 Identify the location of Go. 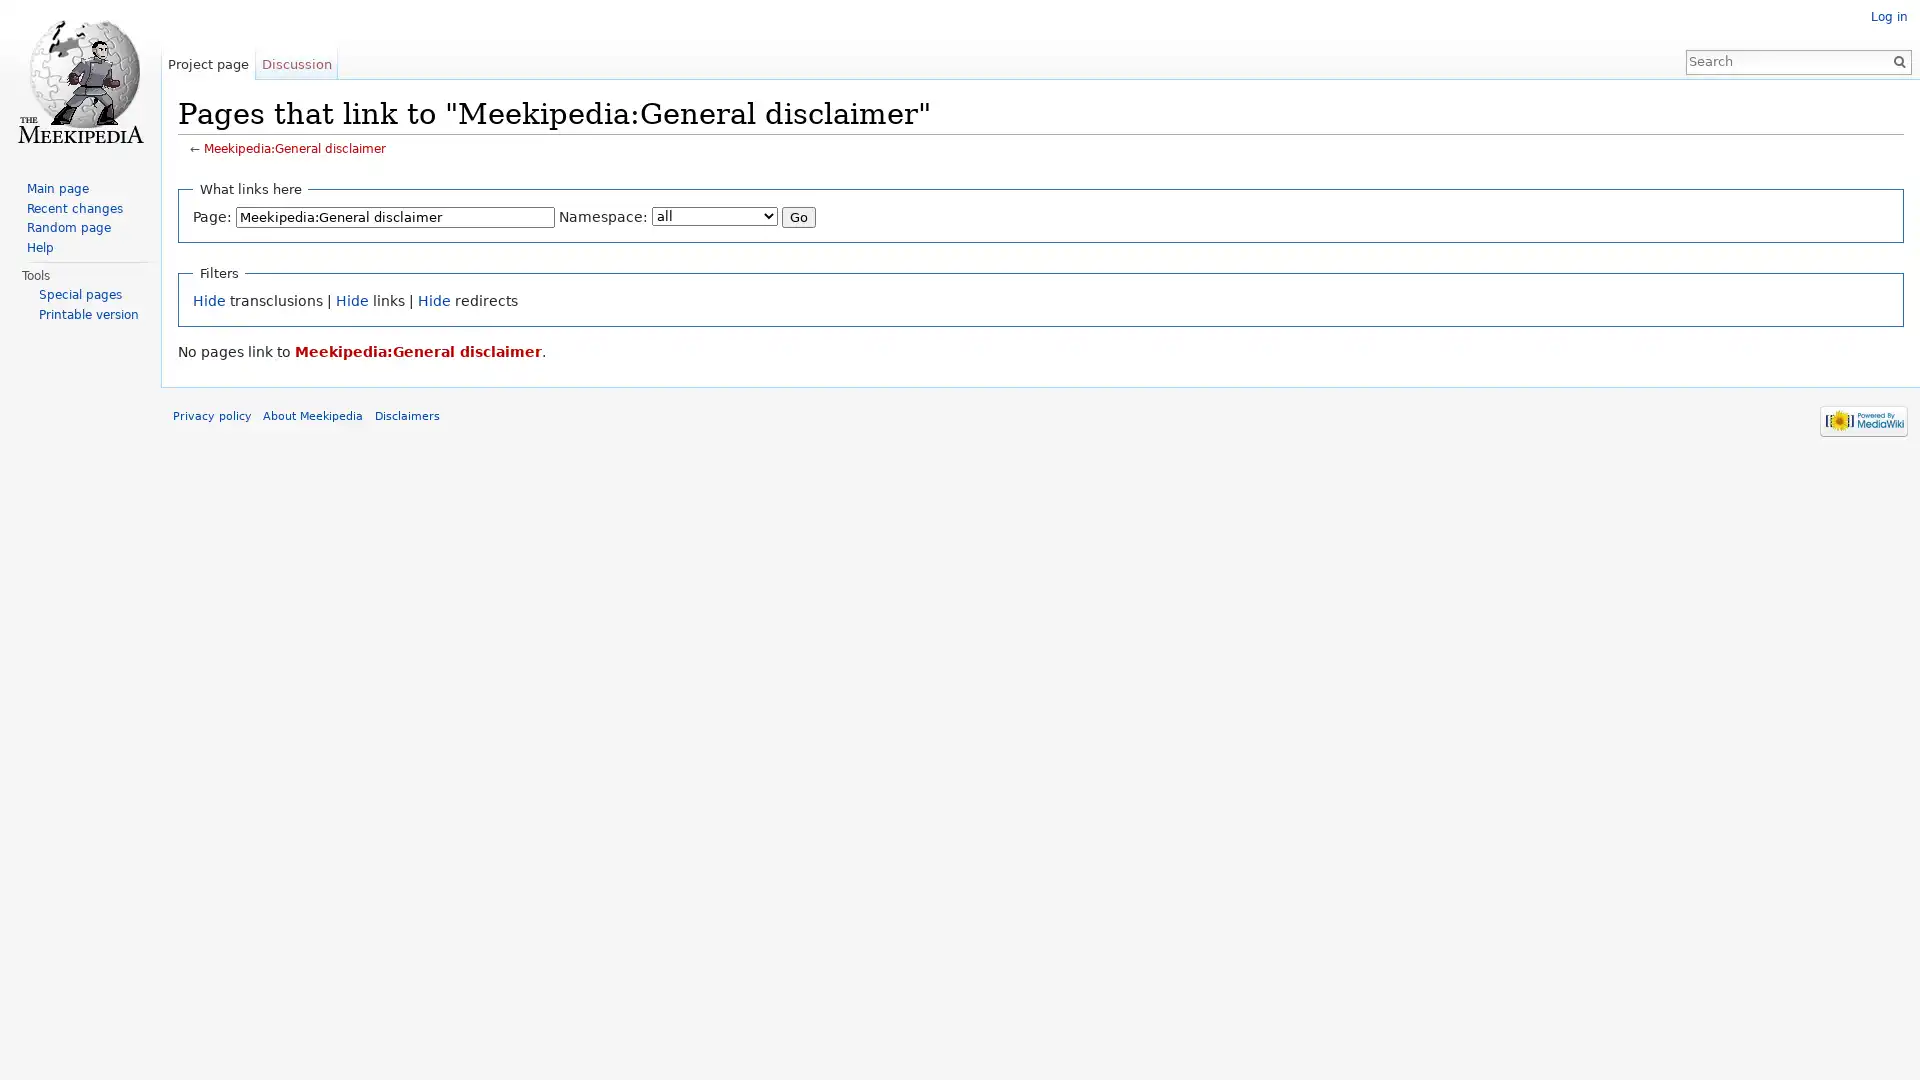
(1890, 60).